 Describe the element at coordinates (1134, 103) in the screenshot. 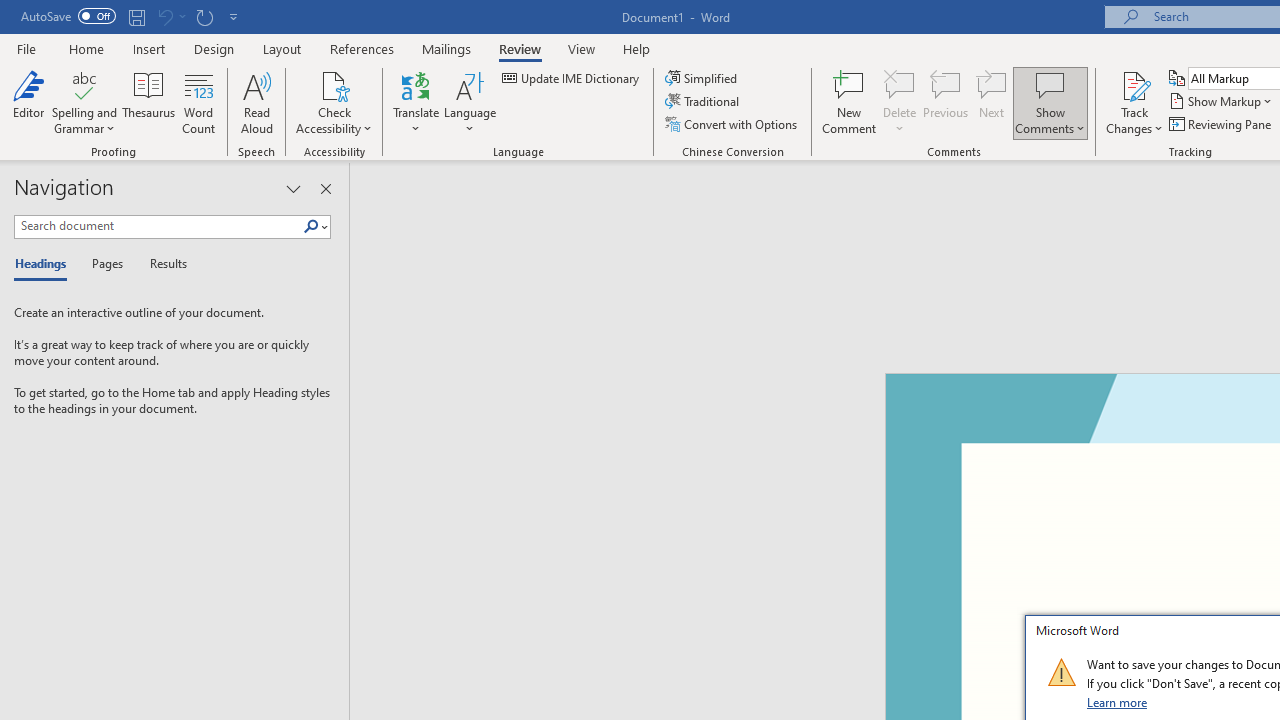

I see `'Track Changes'` at that location.